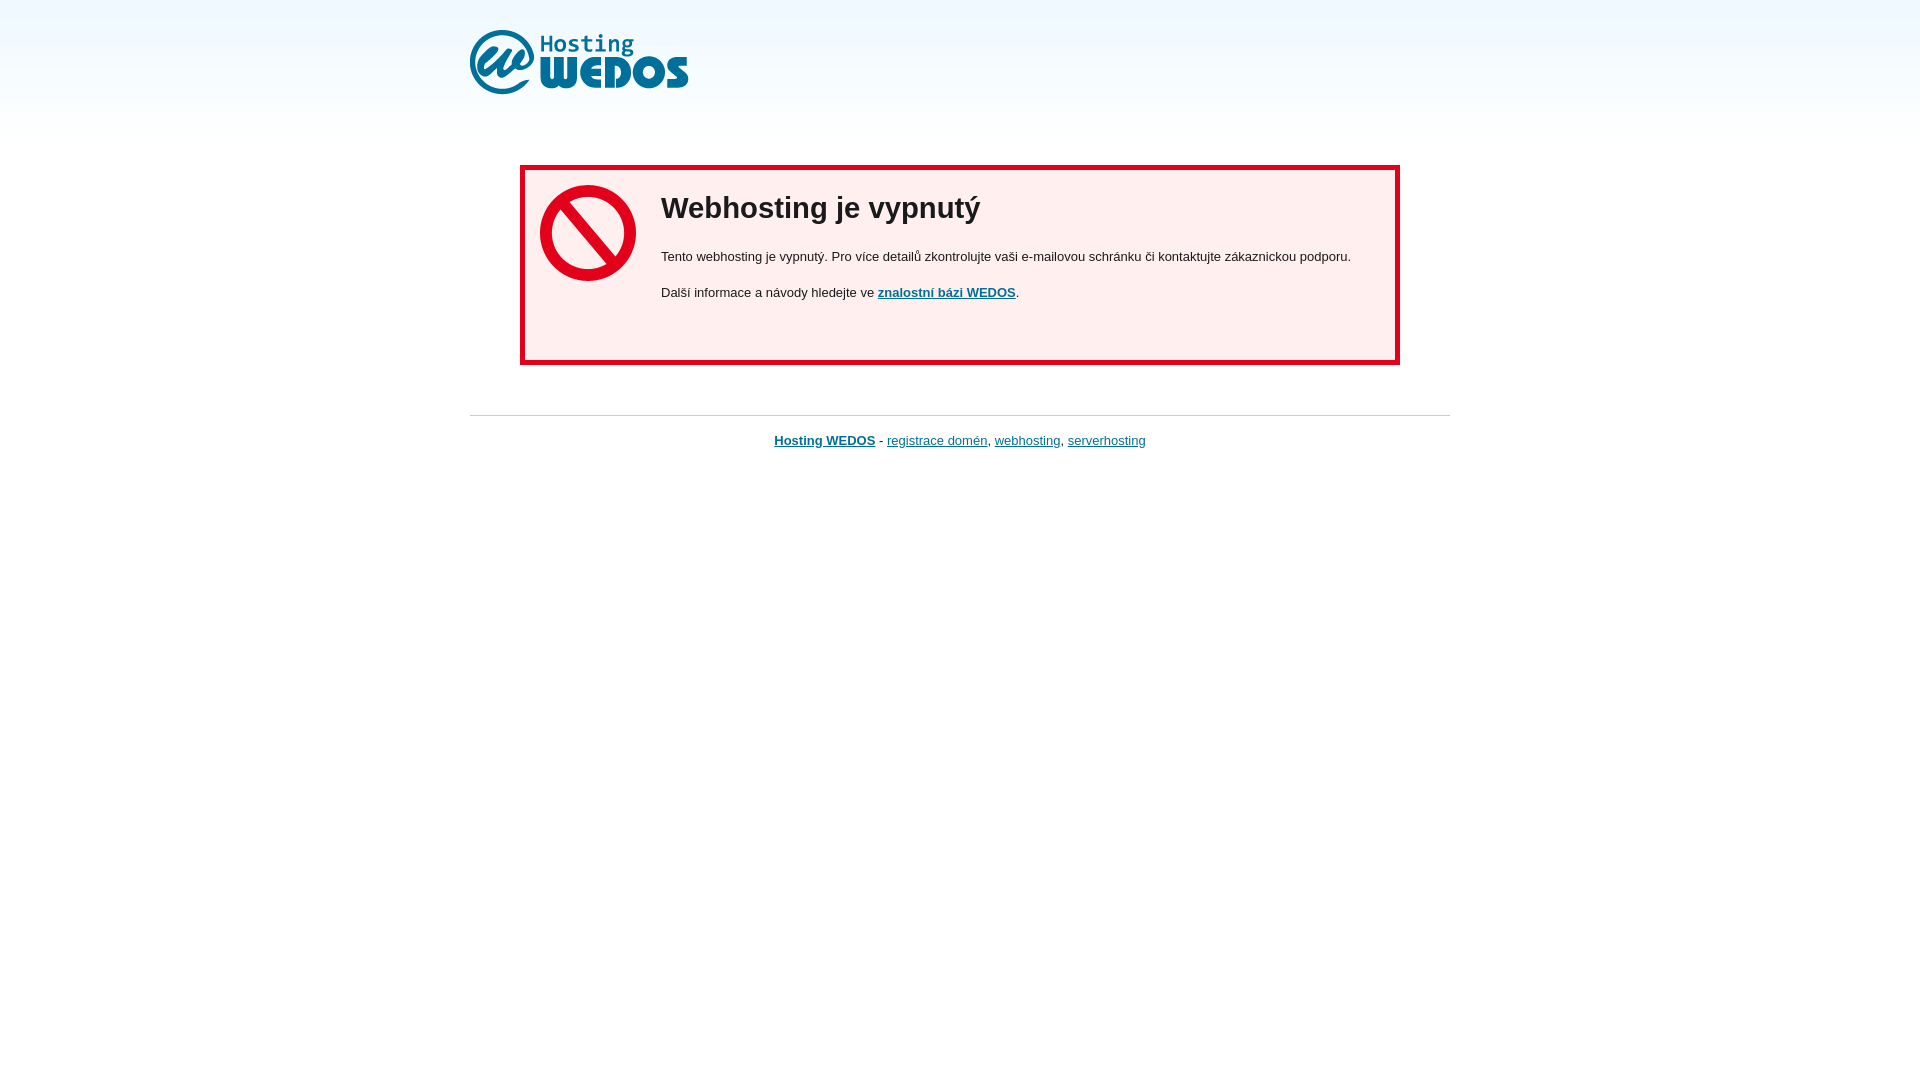 The width and height of the screenshot is (1920, 1080). I want to click on 'webhosting', so click(1027, 439).